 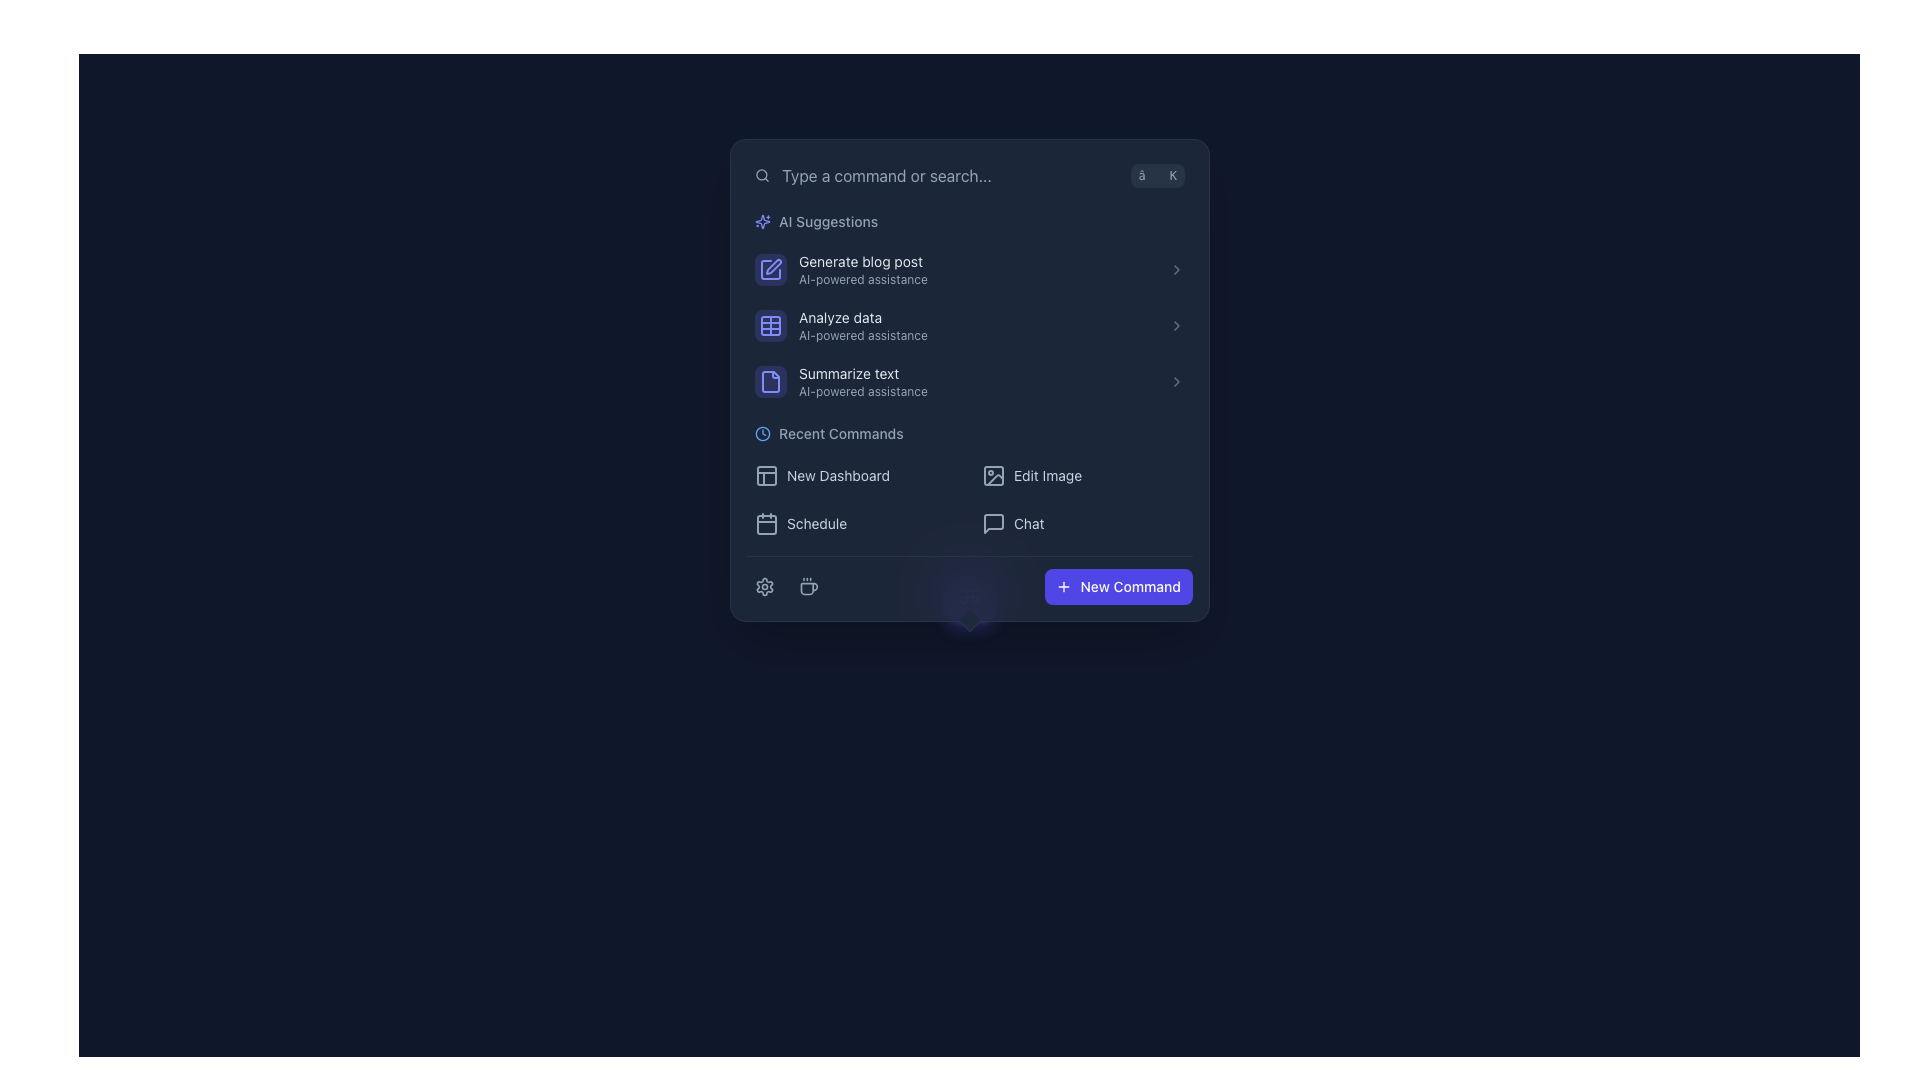 I want to click on the label that categorizes the AI-generated suggestions, located in the top section of the sidebar, aligned to the right of the sparkle icon, so click(x=828, y=222).